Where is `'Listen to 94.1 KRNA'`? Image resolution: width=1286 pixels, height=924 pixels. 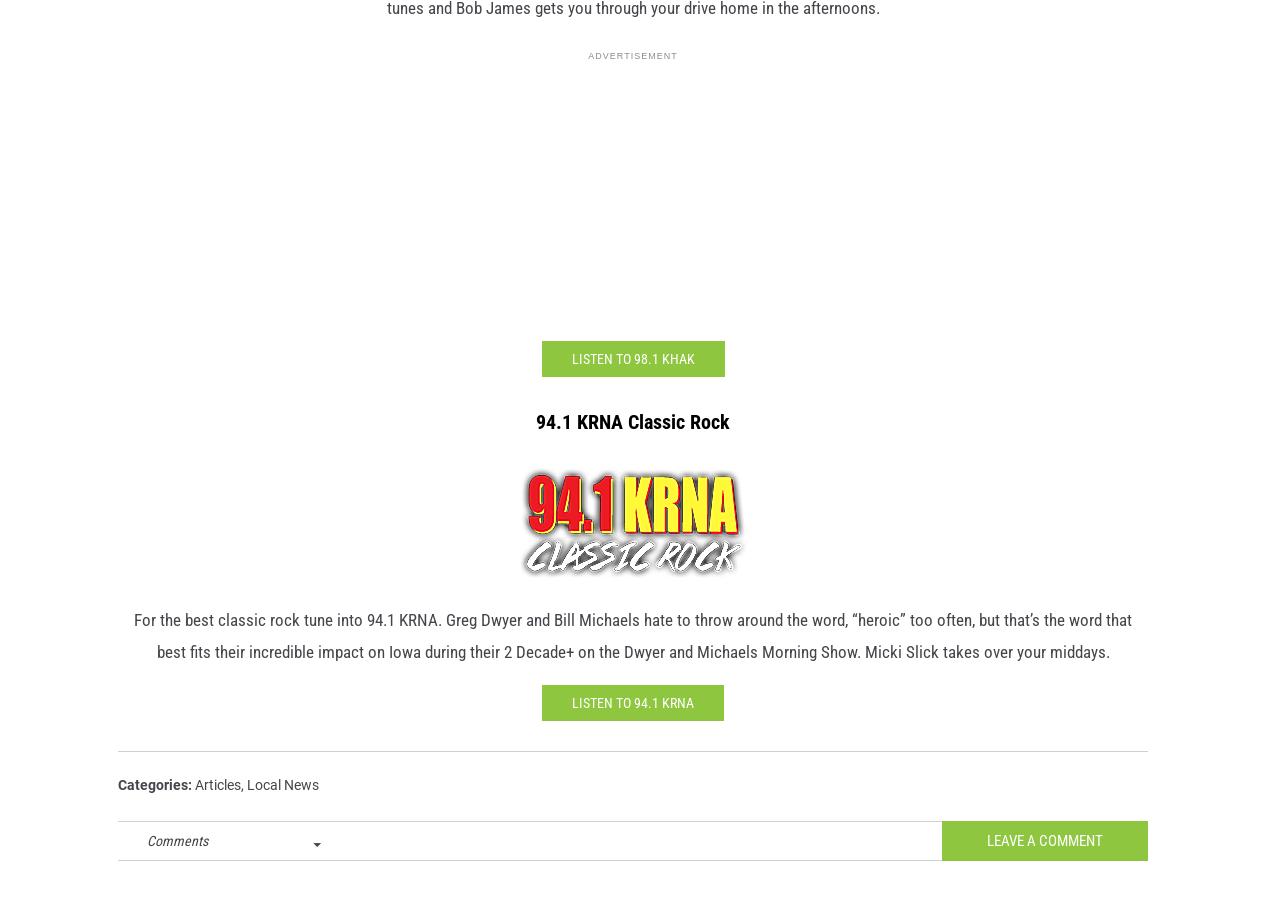
'Listen to 94.1 KRNA' is located at coordinates (631, 734).